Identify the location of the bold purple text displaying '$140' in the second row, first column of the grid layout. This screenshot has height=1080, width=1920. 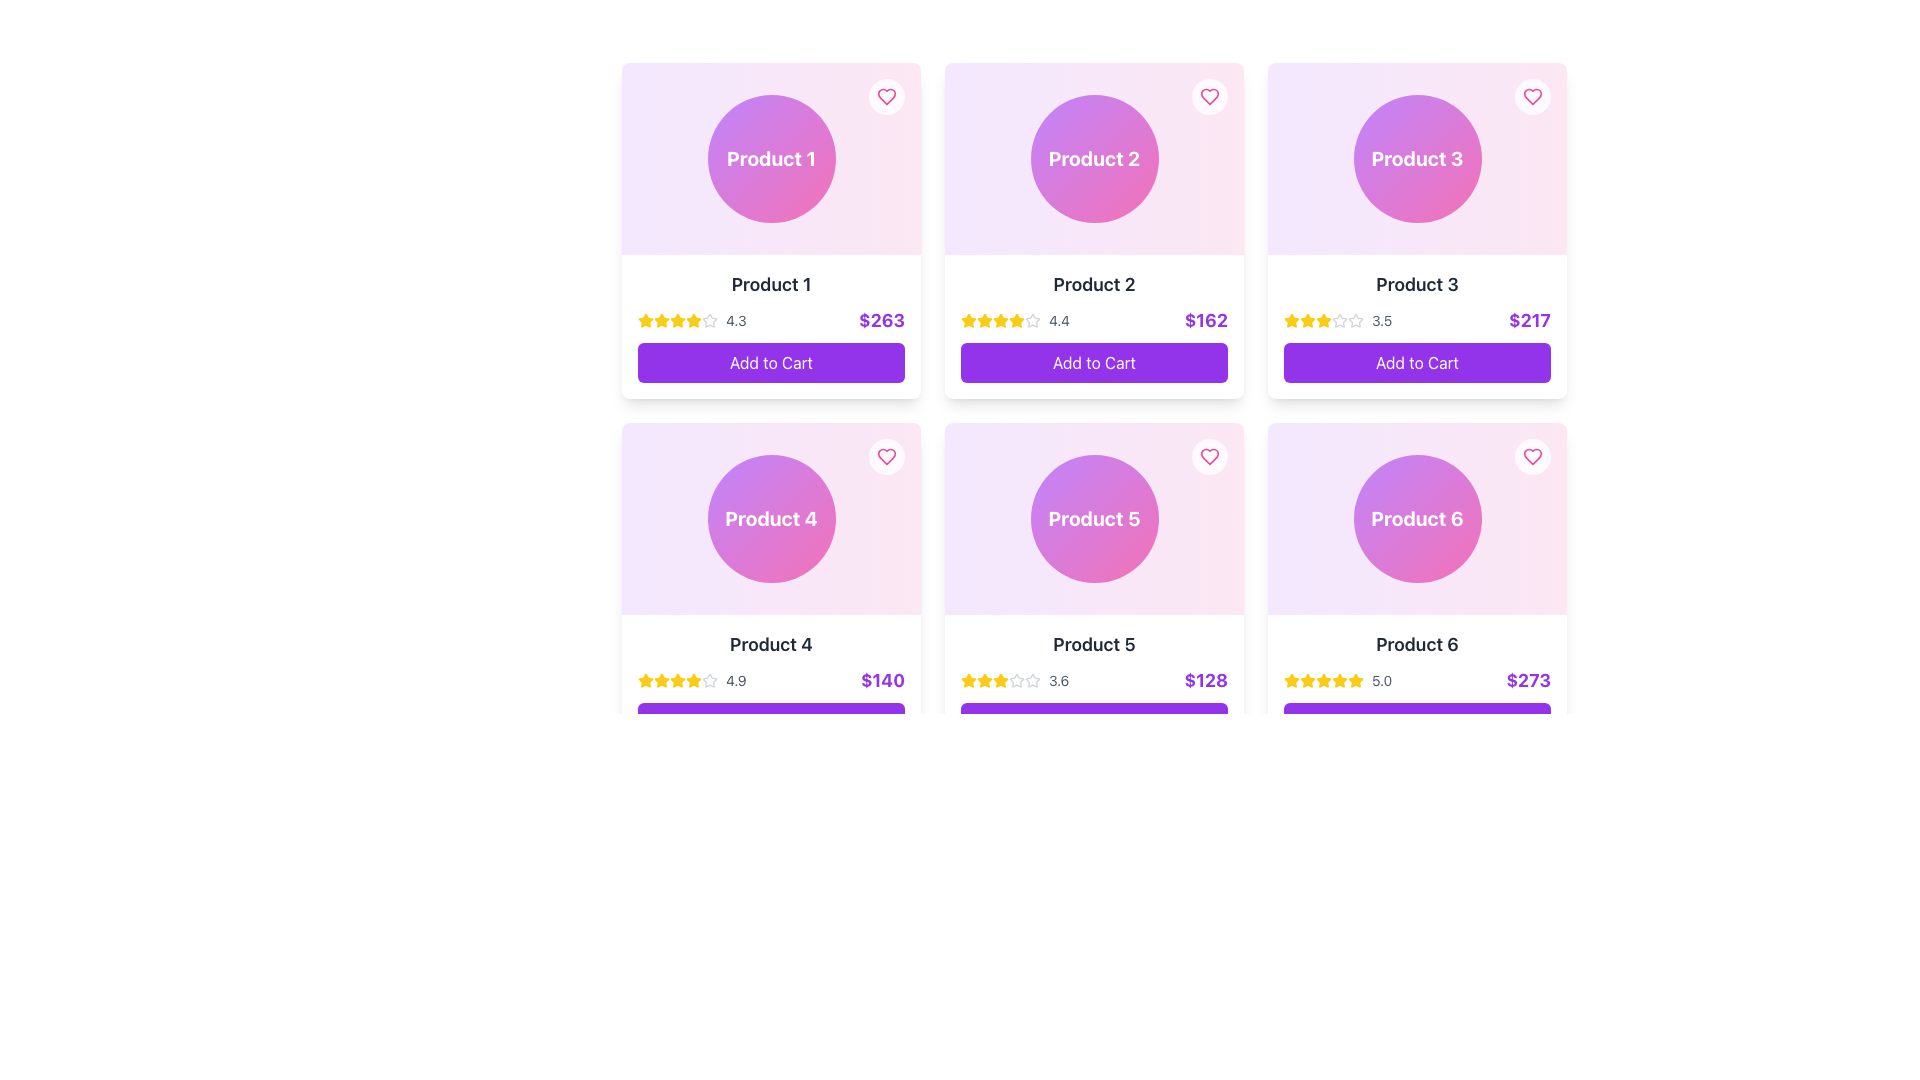
(882, 680).